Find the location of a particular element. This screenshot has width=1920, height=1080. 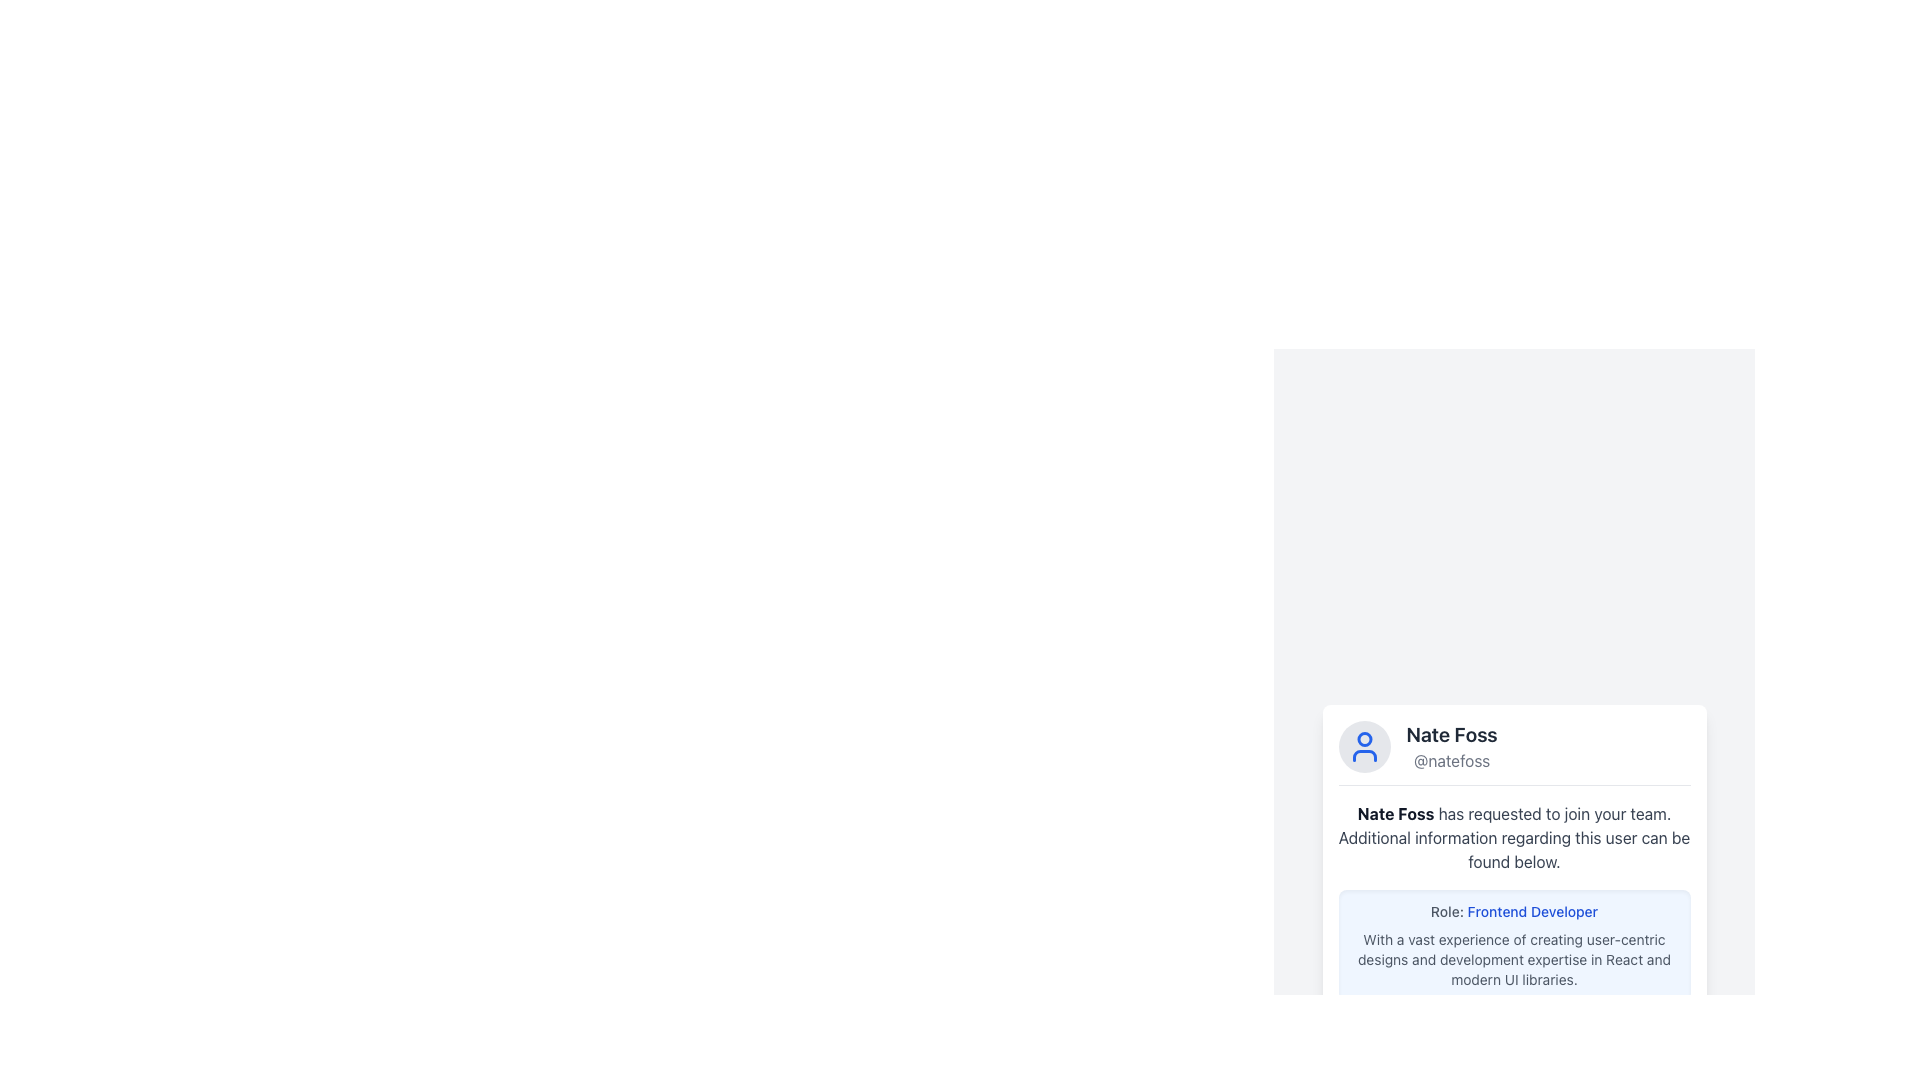

the text label displaying the username '@natefoss', which is styled with a gray font color and smaller size, positioned below the larger bold name label 'Nate Foss' within a profile card is located at coordinates (1452, 760).